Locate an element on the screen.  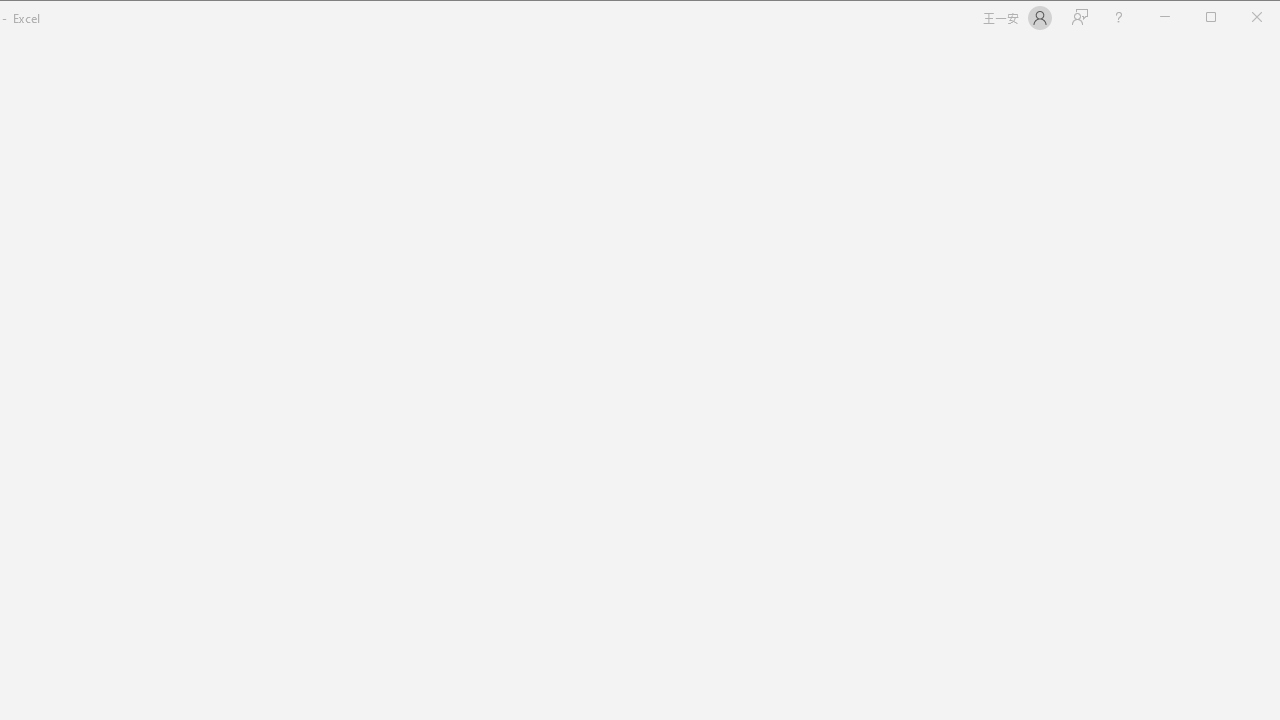
'Minimize' is located at coordinates (1216, 19).